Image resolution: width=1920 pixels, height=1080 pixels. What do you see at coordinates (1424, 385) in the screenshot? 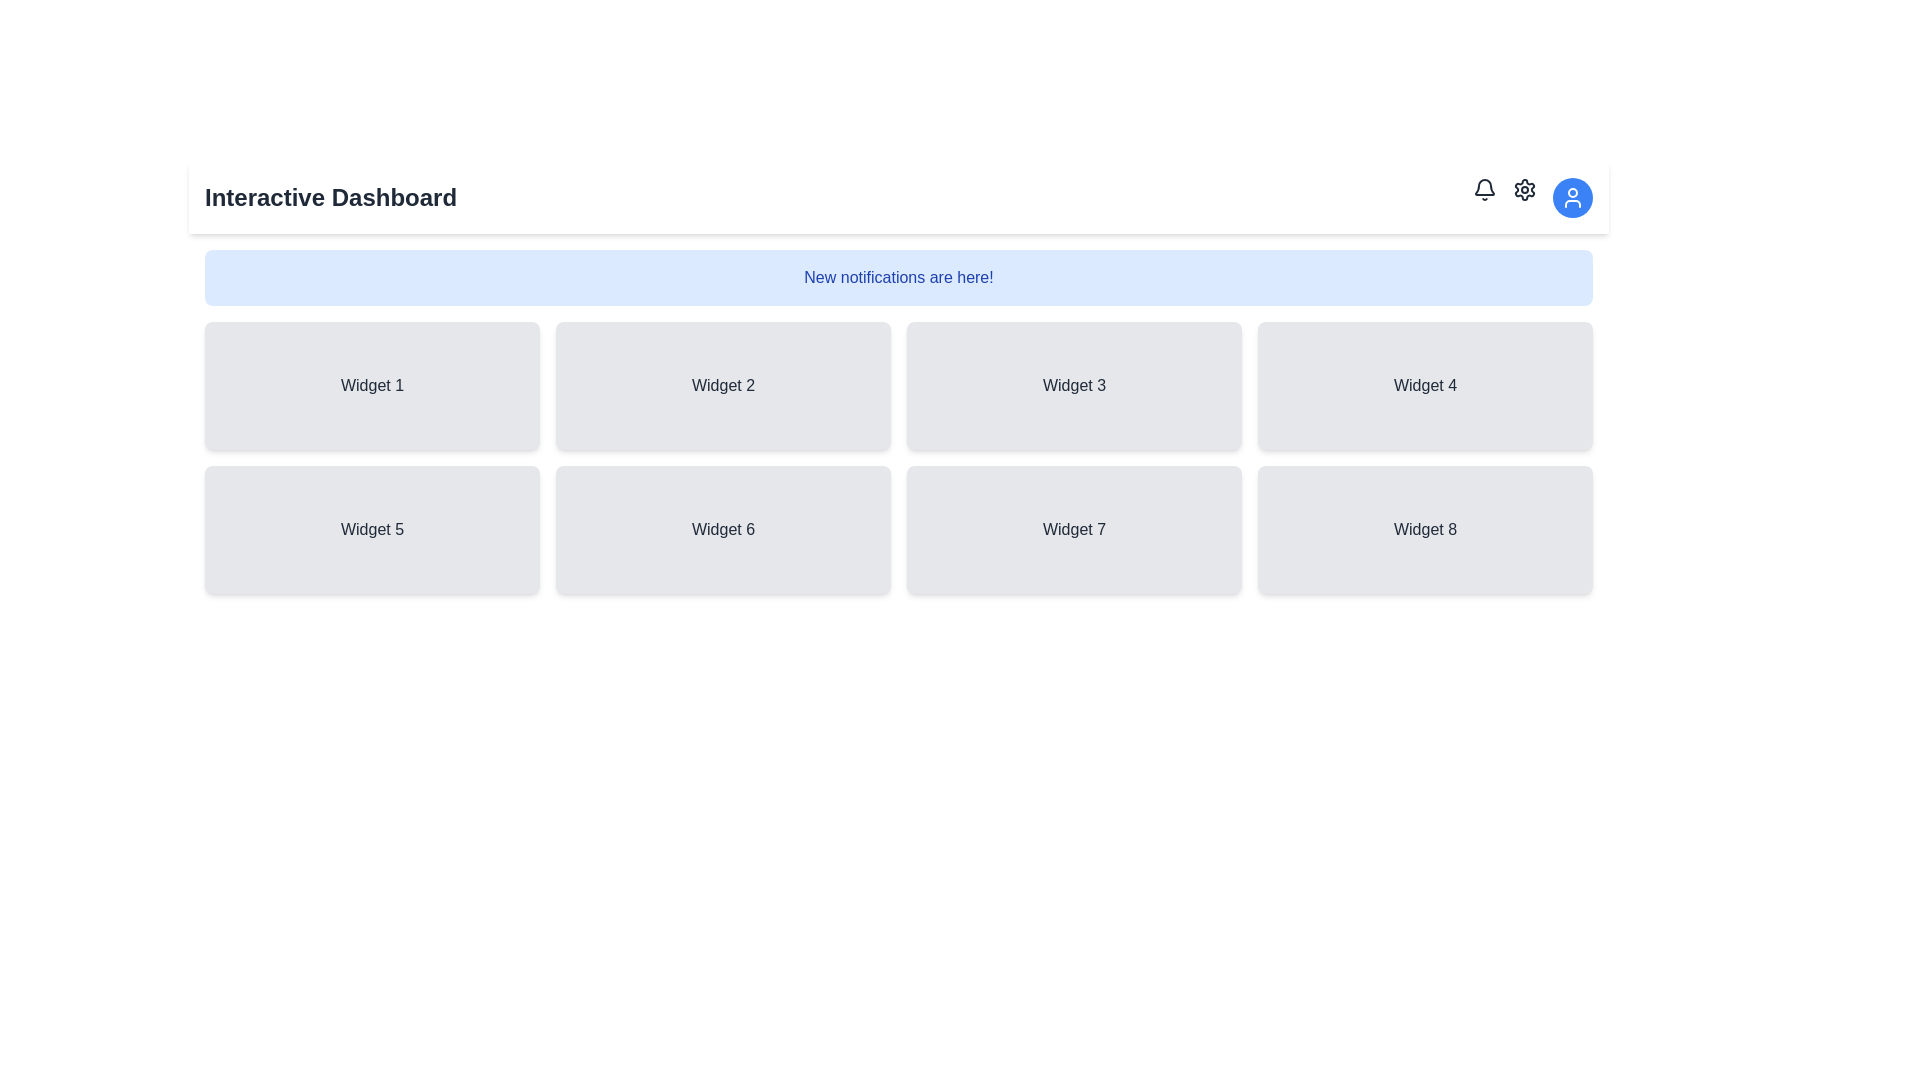
I see `the rectangular card labeled 'Widget 4', which has a light gray background, rounded corners, and centered black text. This card is the fourth item in a grid layout, positioned in the first row and fourth column` at bounding box center [1424, 385].